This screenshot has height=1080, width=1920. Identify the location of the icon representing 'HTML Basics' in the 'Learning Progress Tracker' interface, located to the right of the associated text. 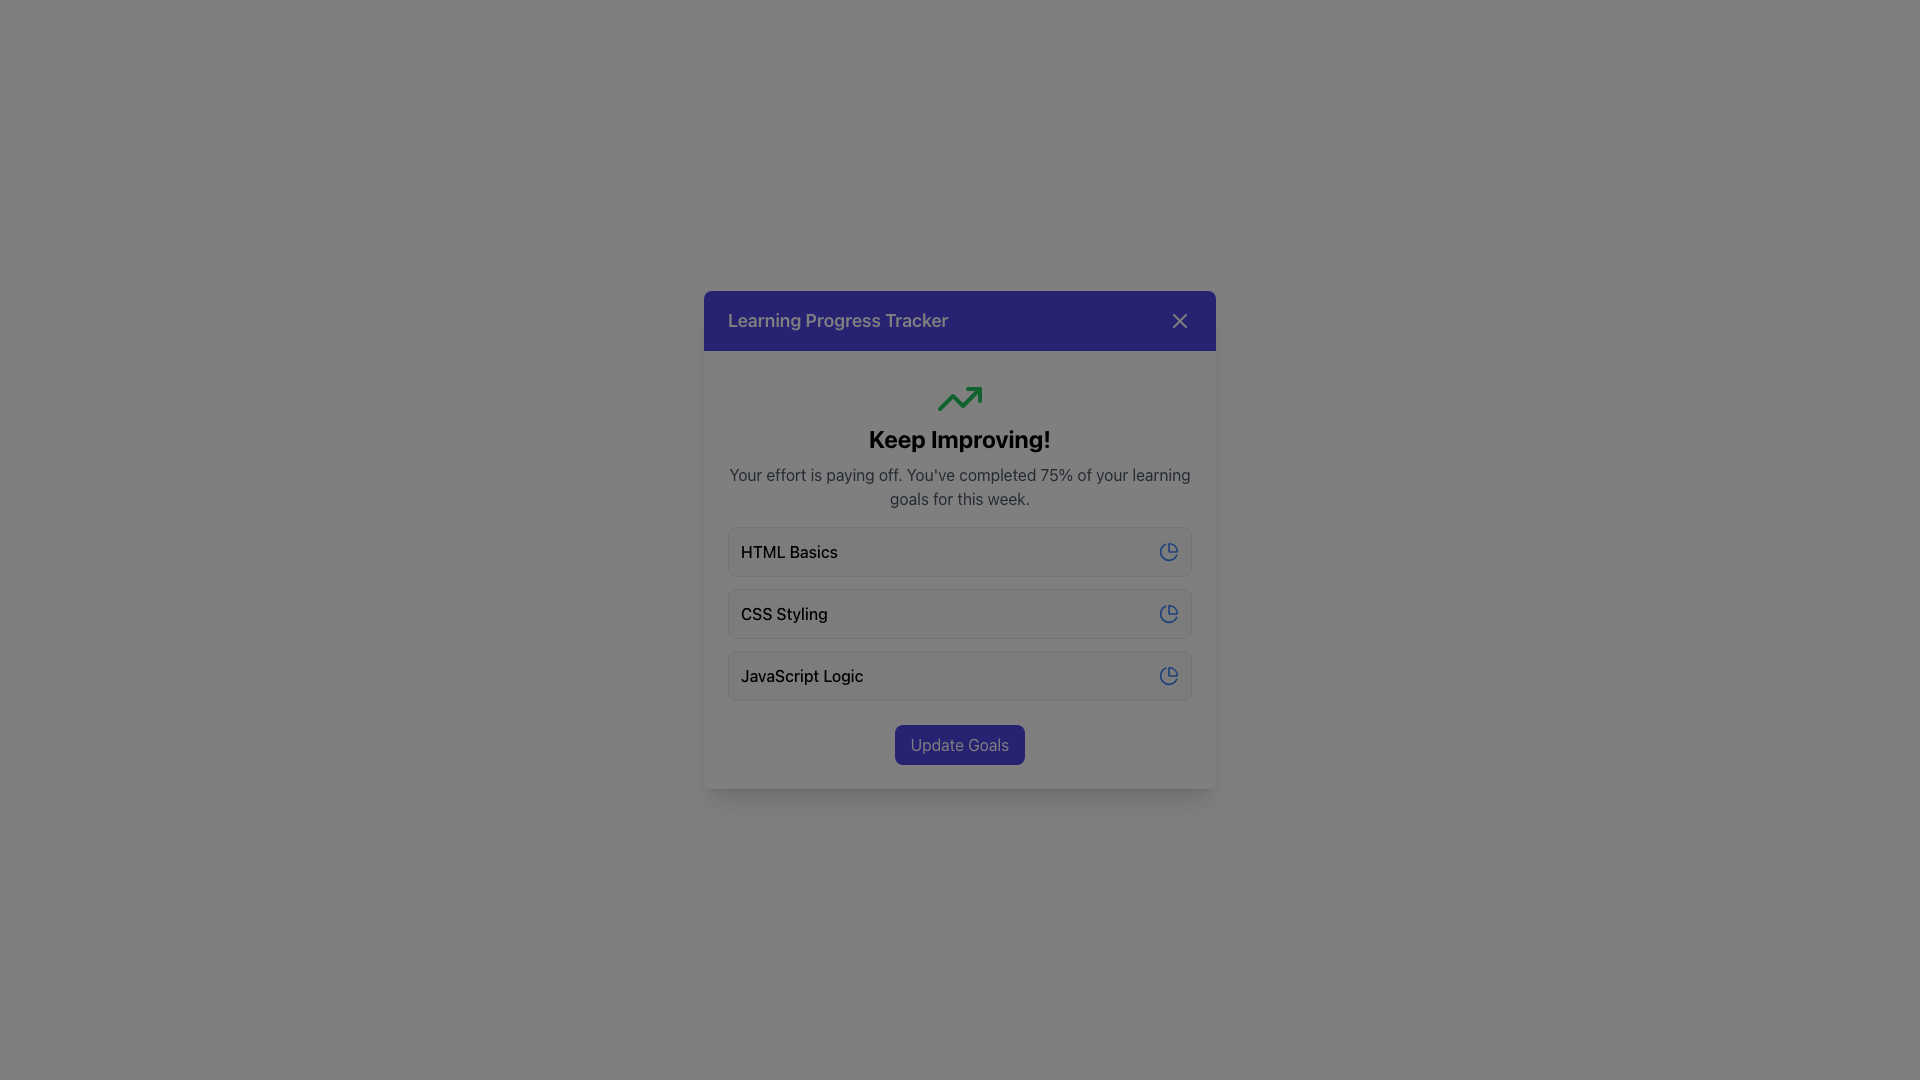
(1169, 551).